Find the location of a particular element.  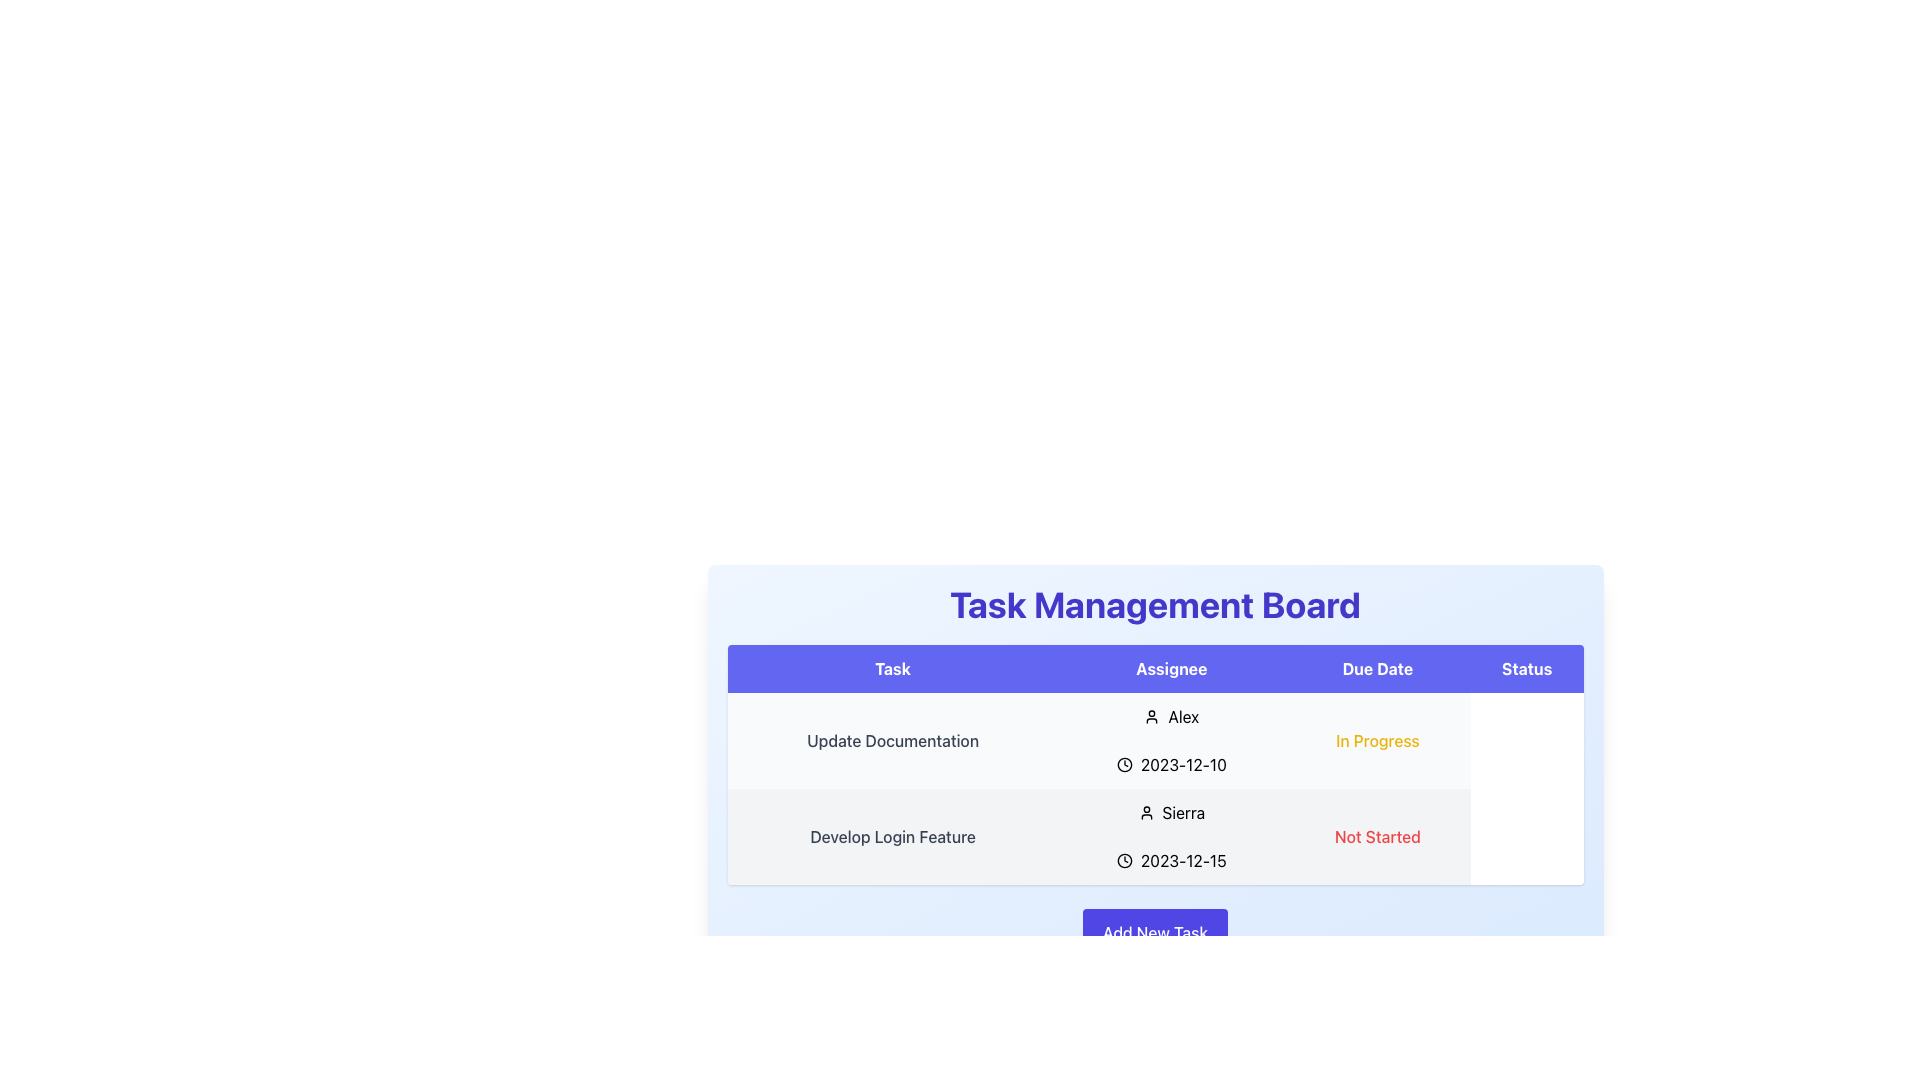

the 'Sierra' text element with the user profile icon in the 'Assignee' column of the task management table for the 'Develop Login Feature' task is located at coordinates (1171, 813).